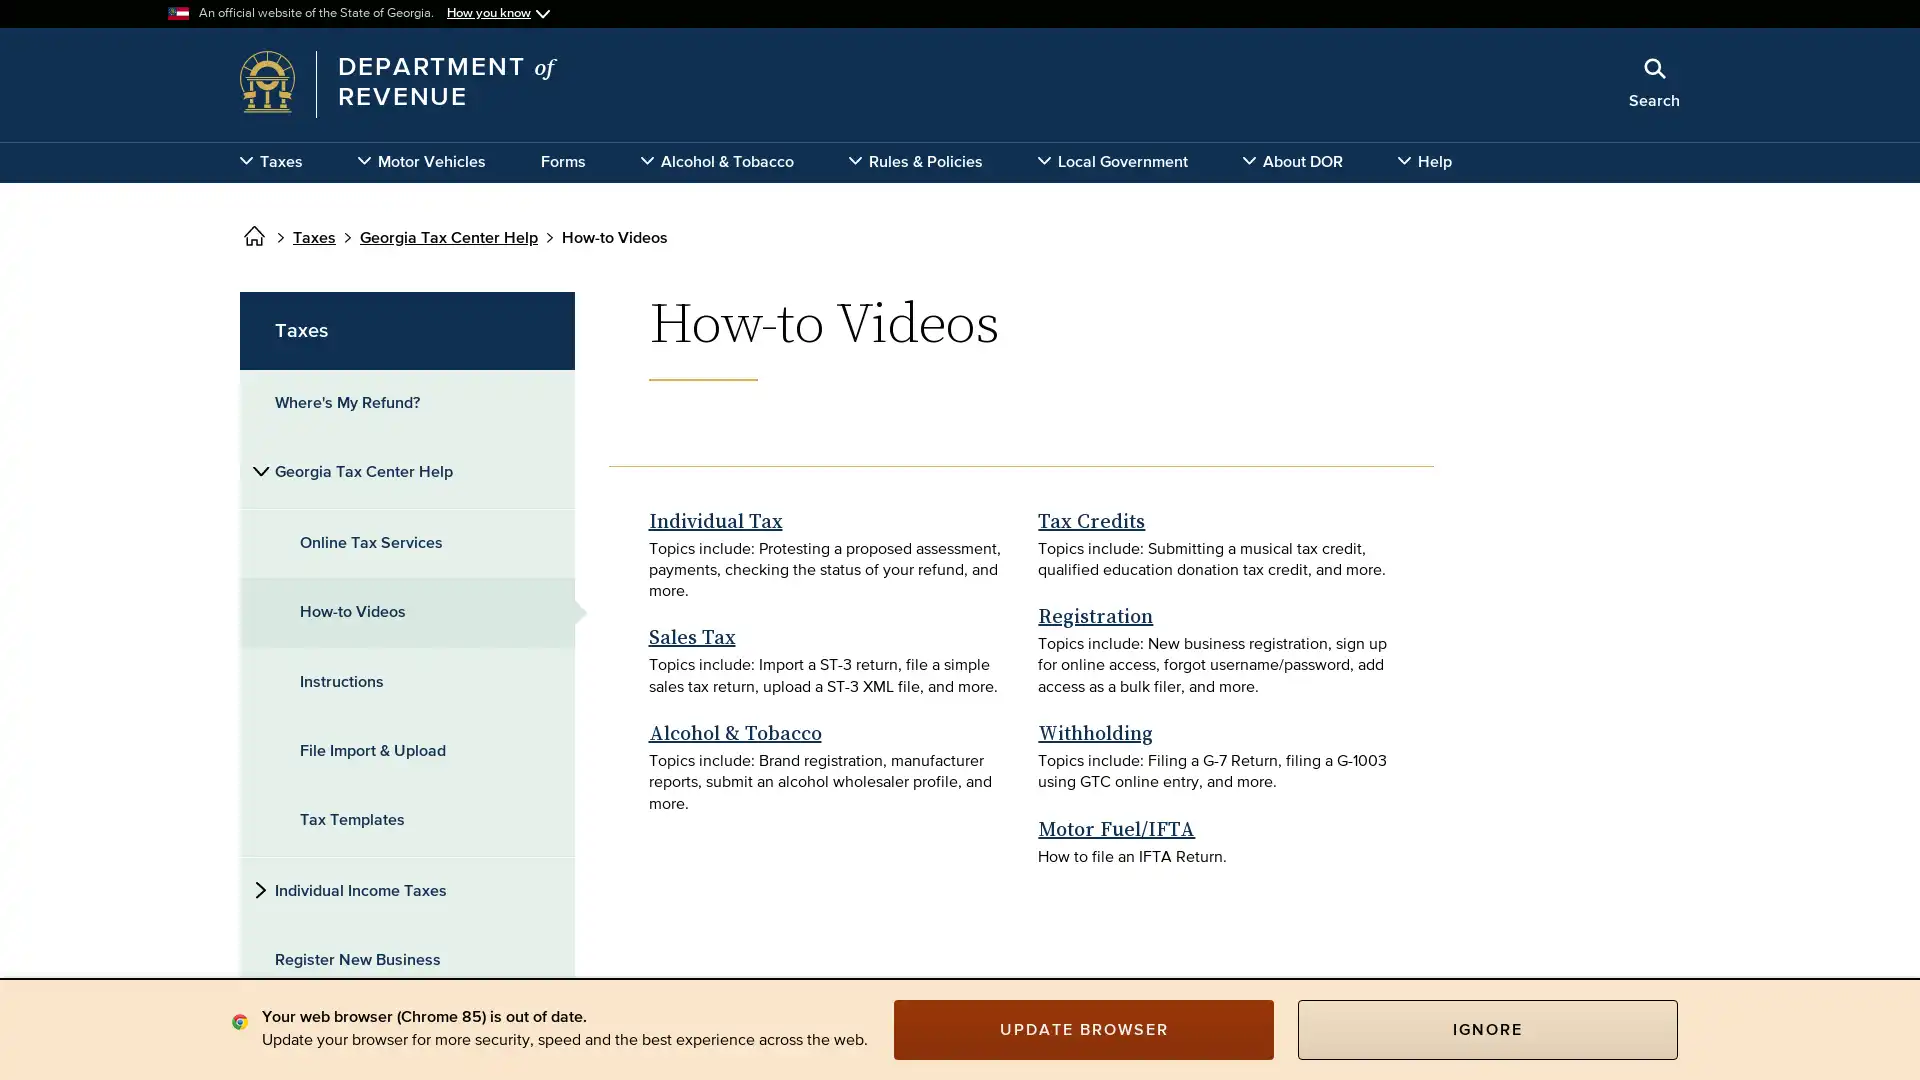 The height and width of the screenshot is (1080, 1920). Describe the element at coordinates (1657, 62) in the screenshot. I see `Close` at that location.